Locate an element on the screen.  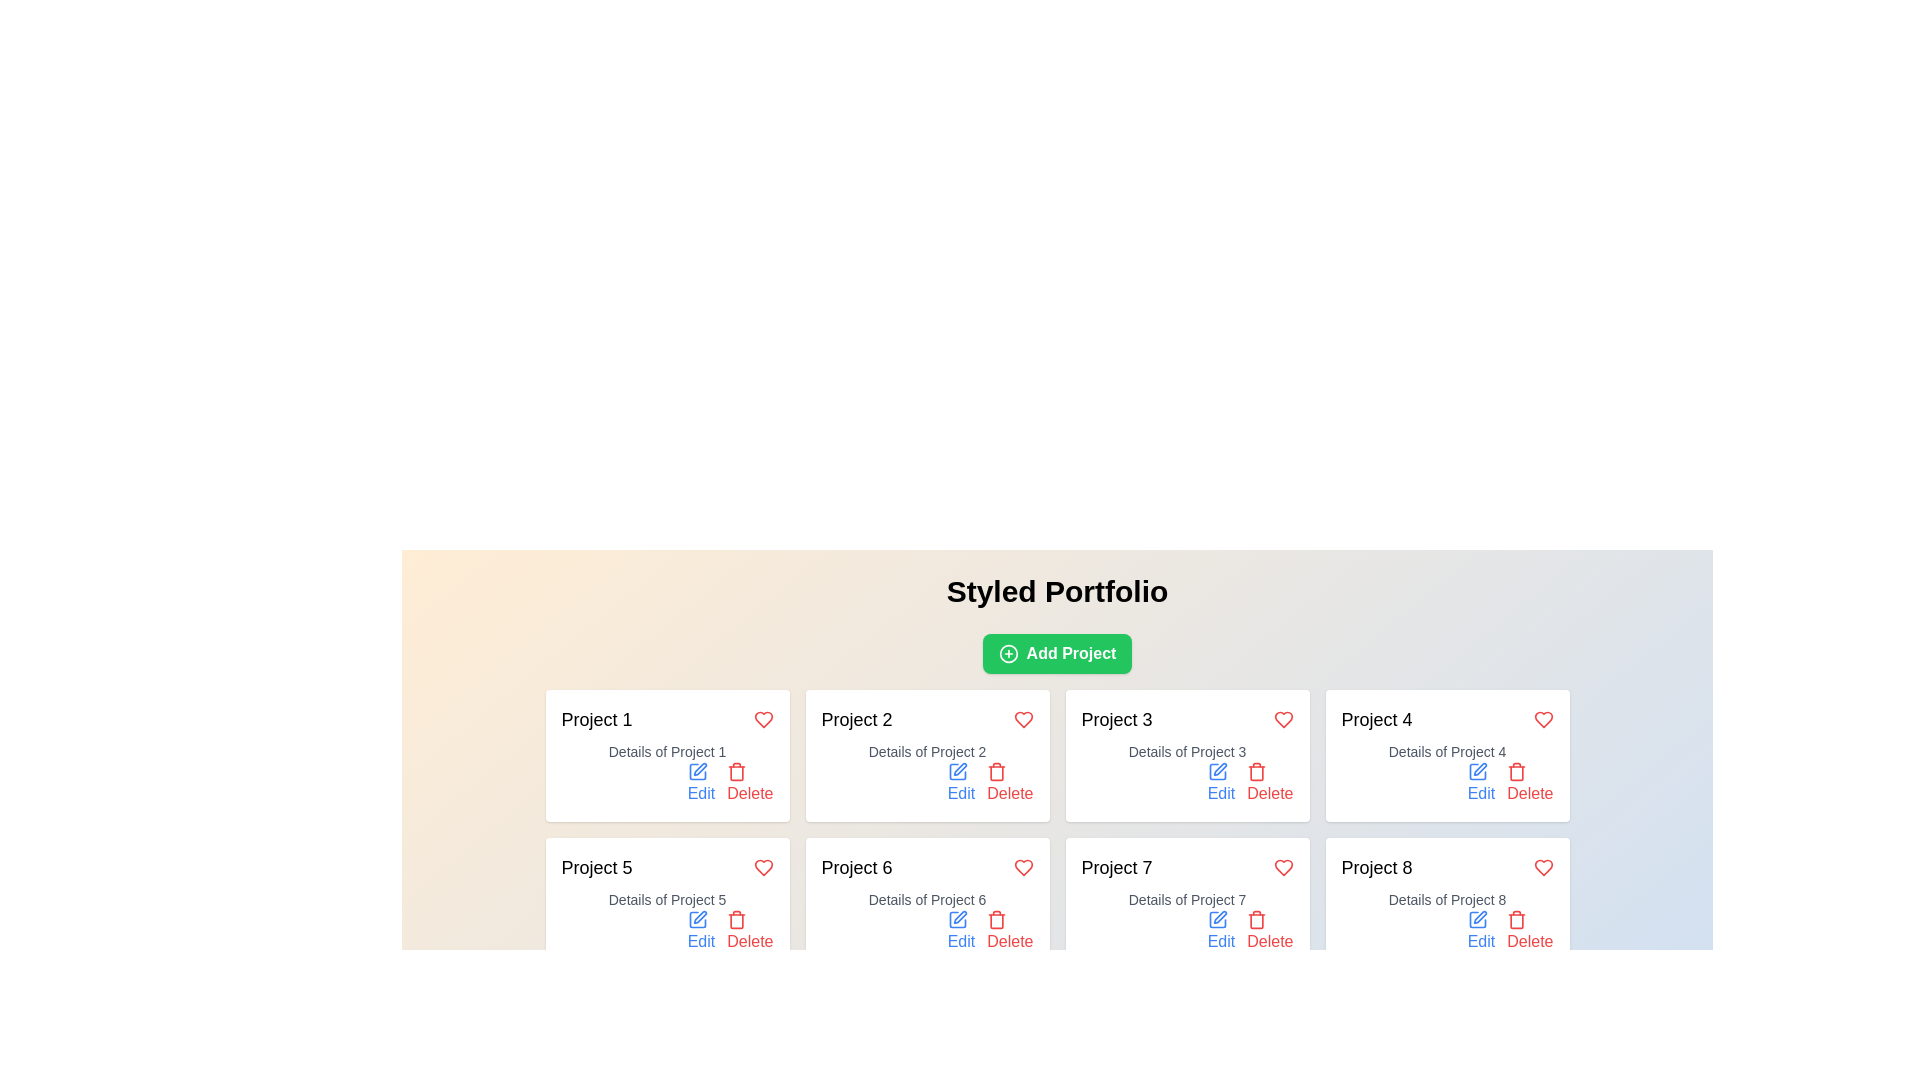
the heart icon located at the top-right corner of the card labeled 'Project 2' is located at coordinates (1023, 720).